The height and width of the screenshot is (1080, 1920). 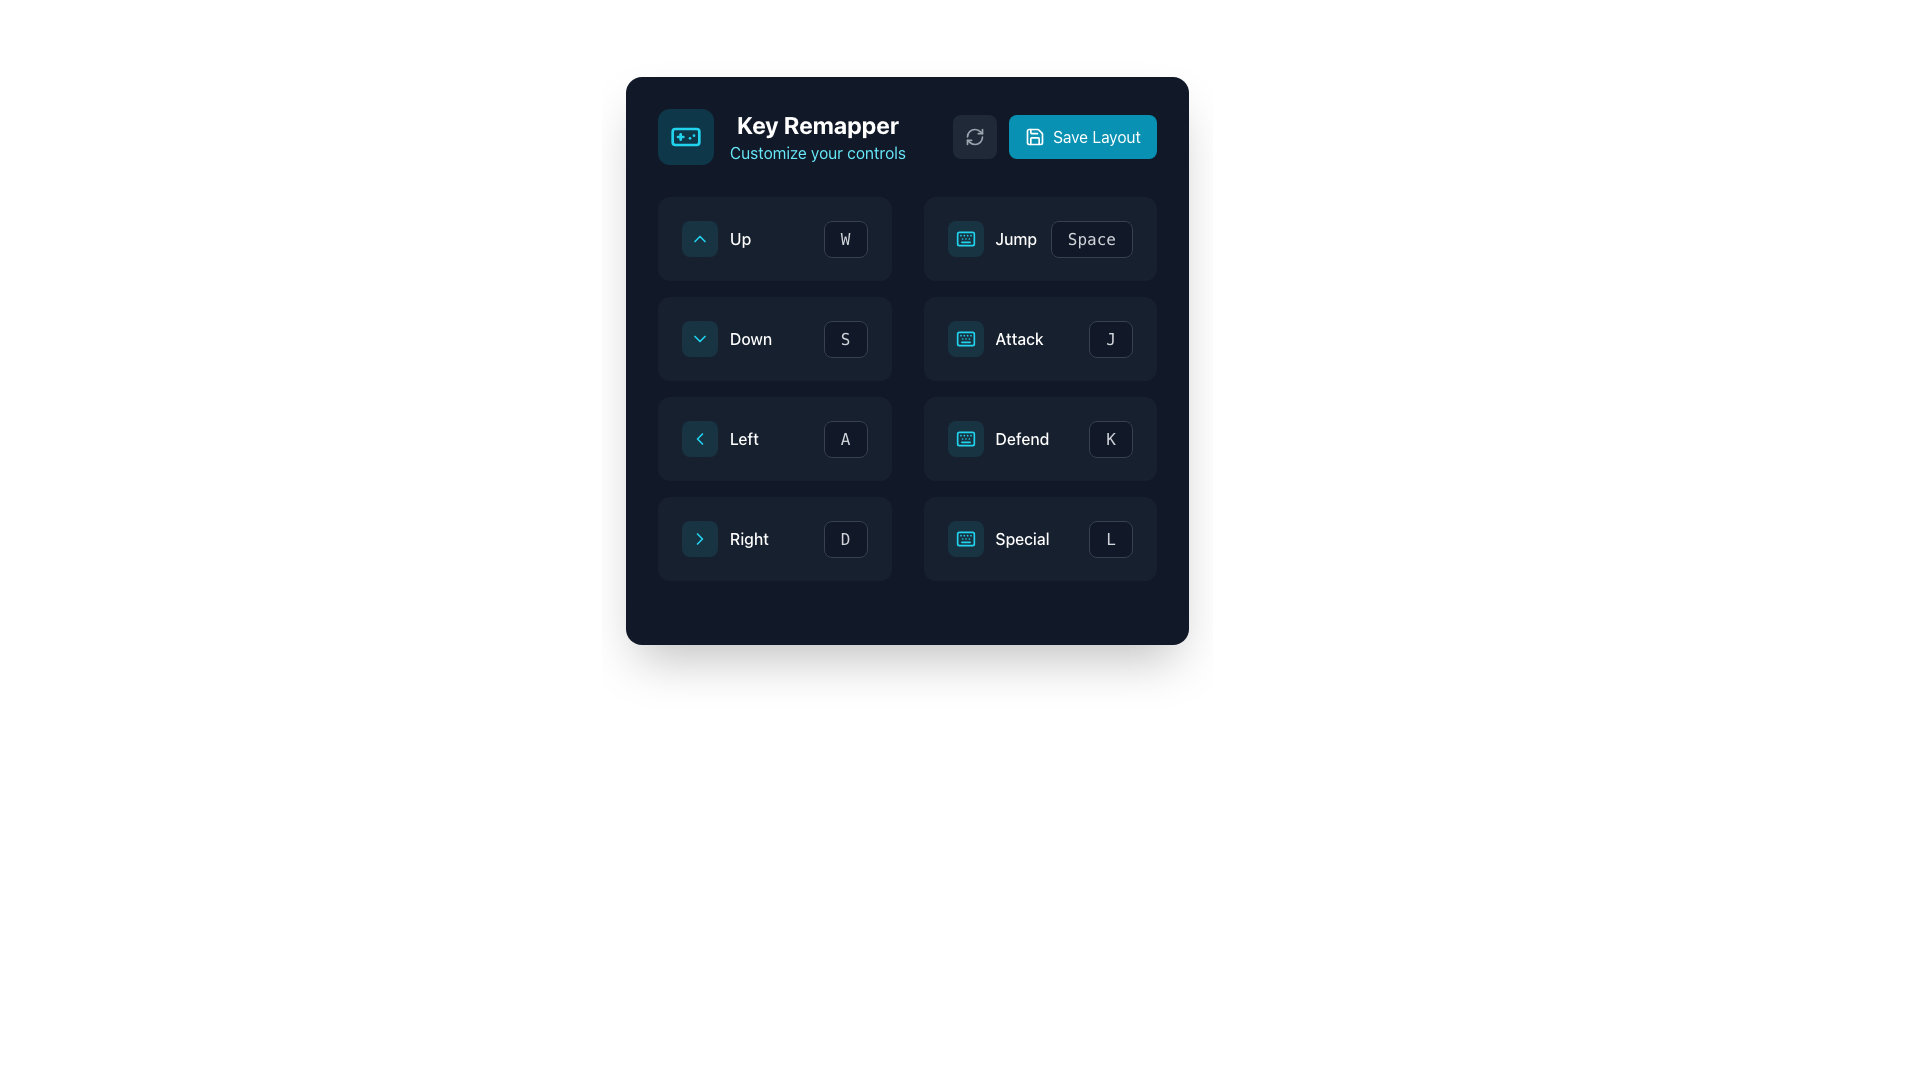 I want to click on the circular refresh arrow icon button located to the right of the 'Key Remapper' text and to the left of the 'Save Layout' button, so click(x=975, y=136).